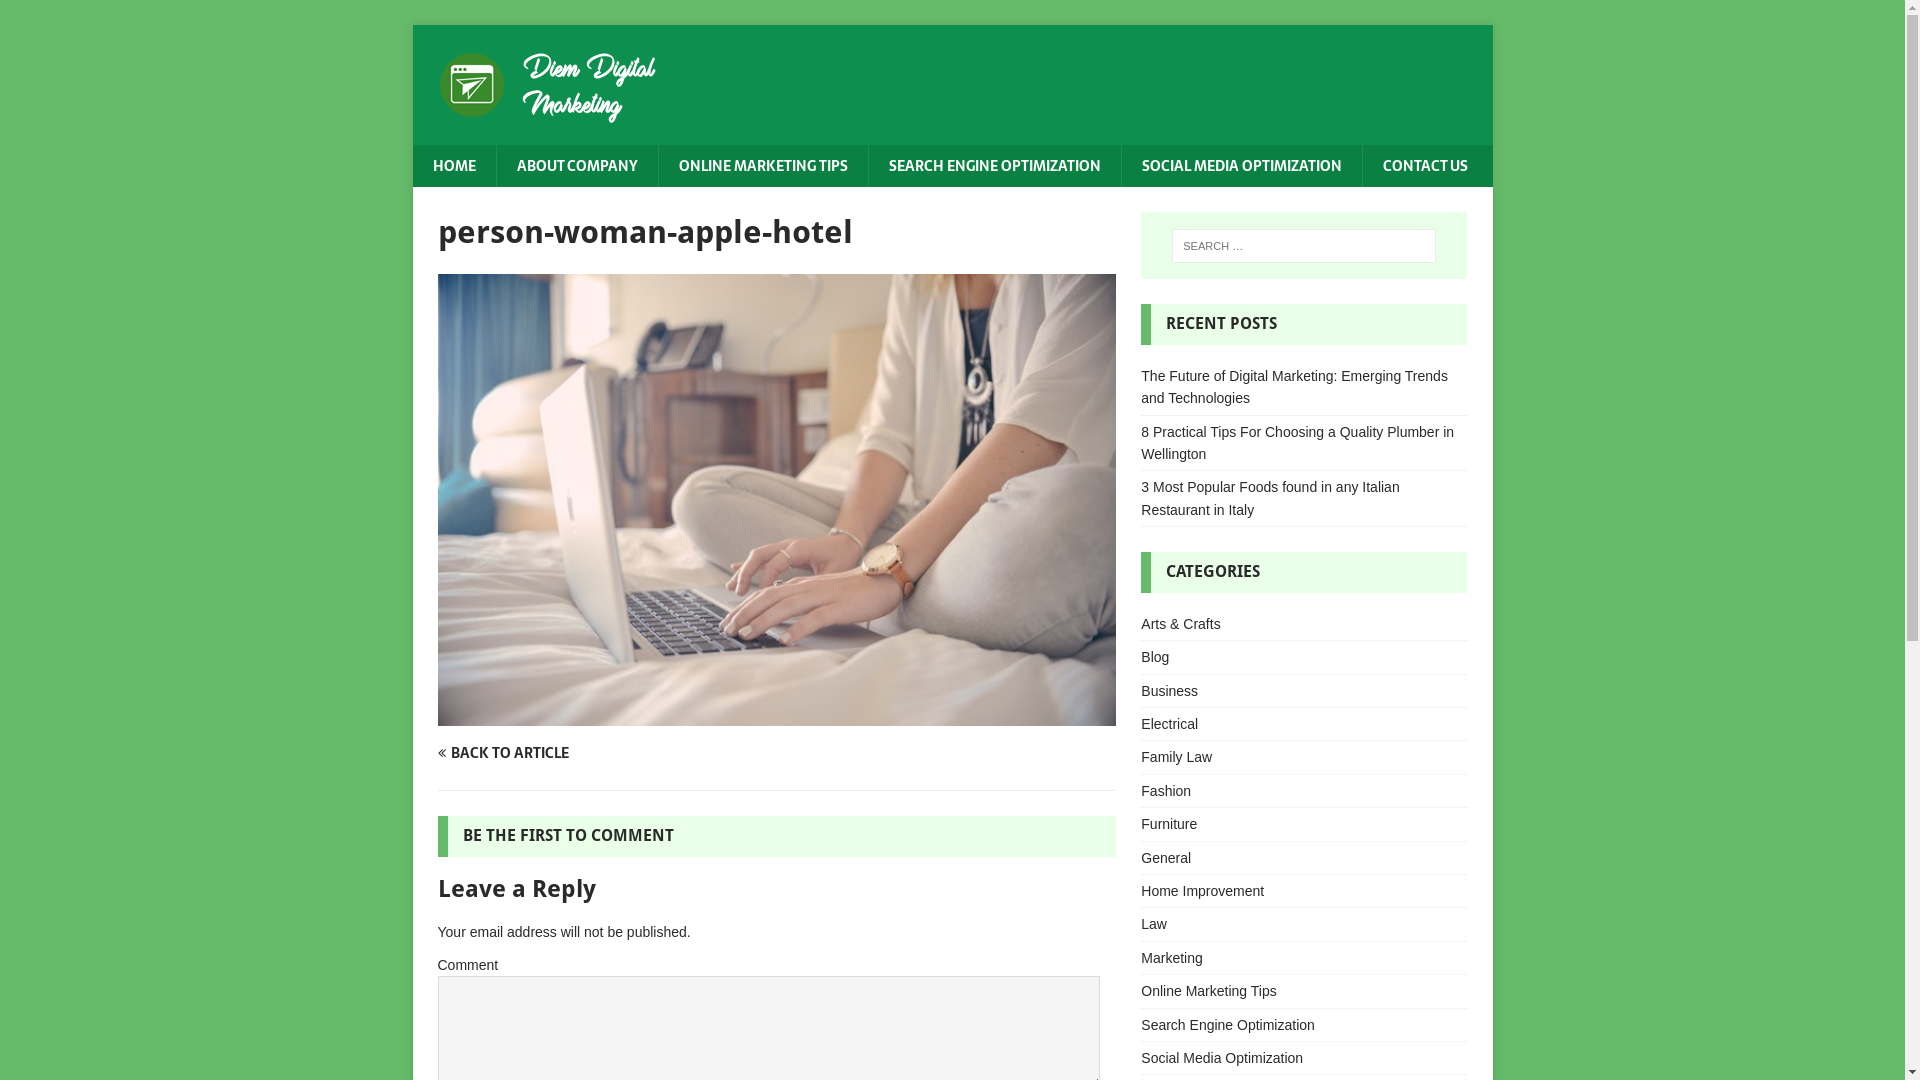 The height and width of the screenshot is (1080, 1920). I want to click on 'BACK TO ARTICLE', so click(602, 752).